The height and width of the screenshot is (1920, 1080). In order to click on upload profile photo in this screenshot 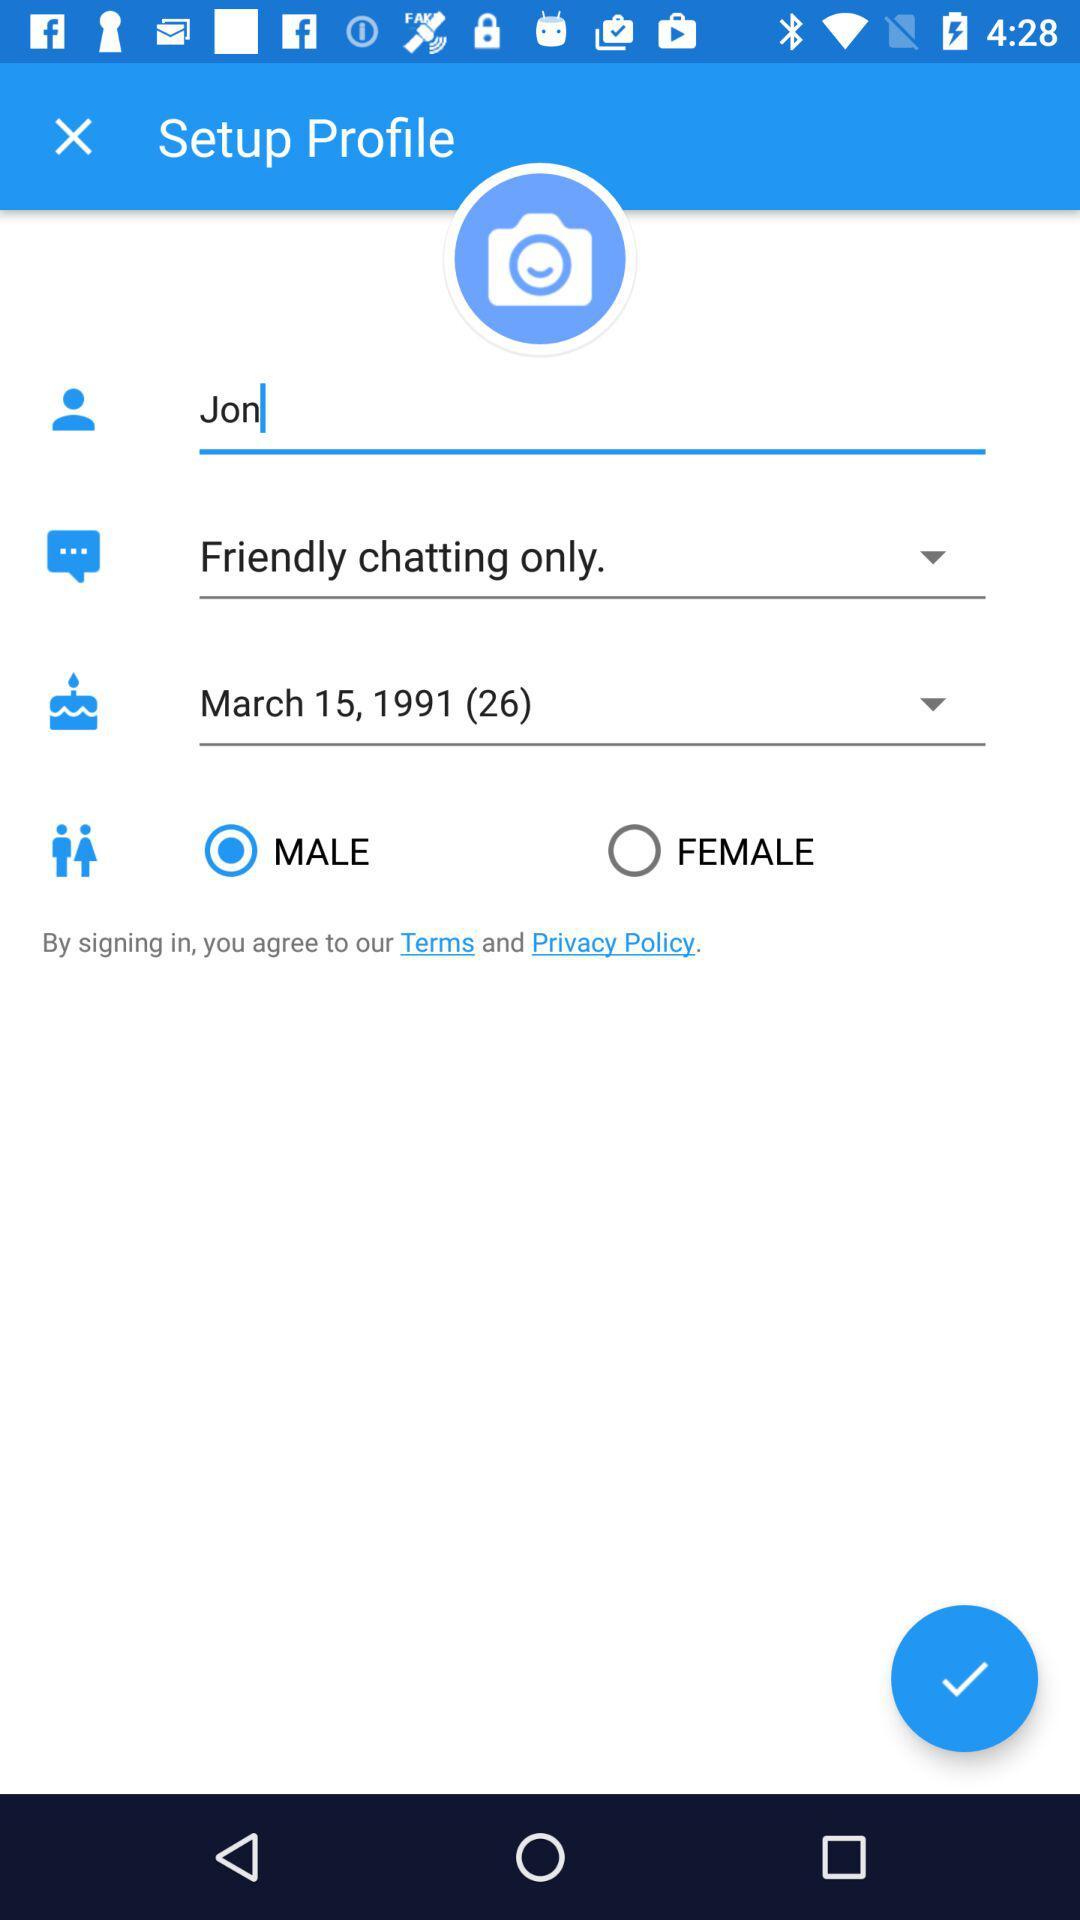, I will do `click(540, 257)`.